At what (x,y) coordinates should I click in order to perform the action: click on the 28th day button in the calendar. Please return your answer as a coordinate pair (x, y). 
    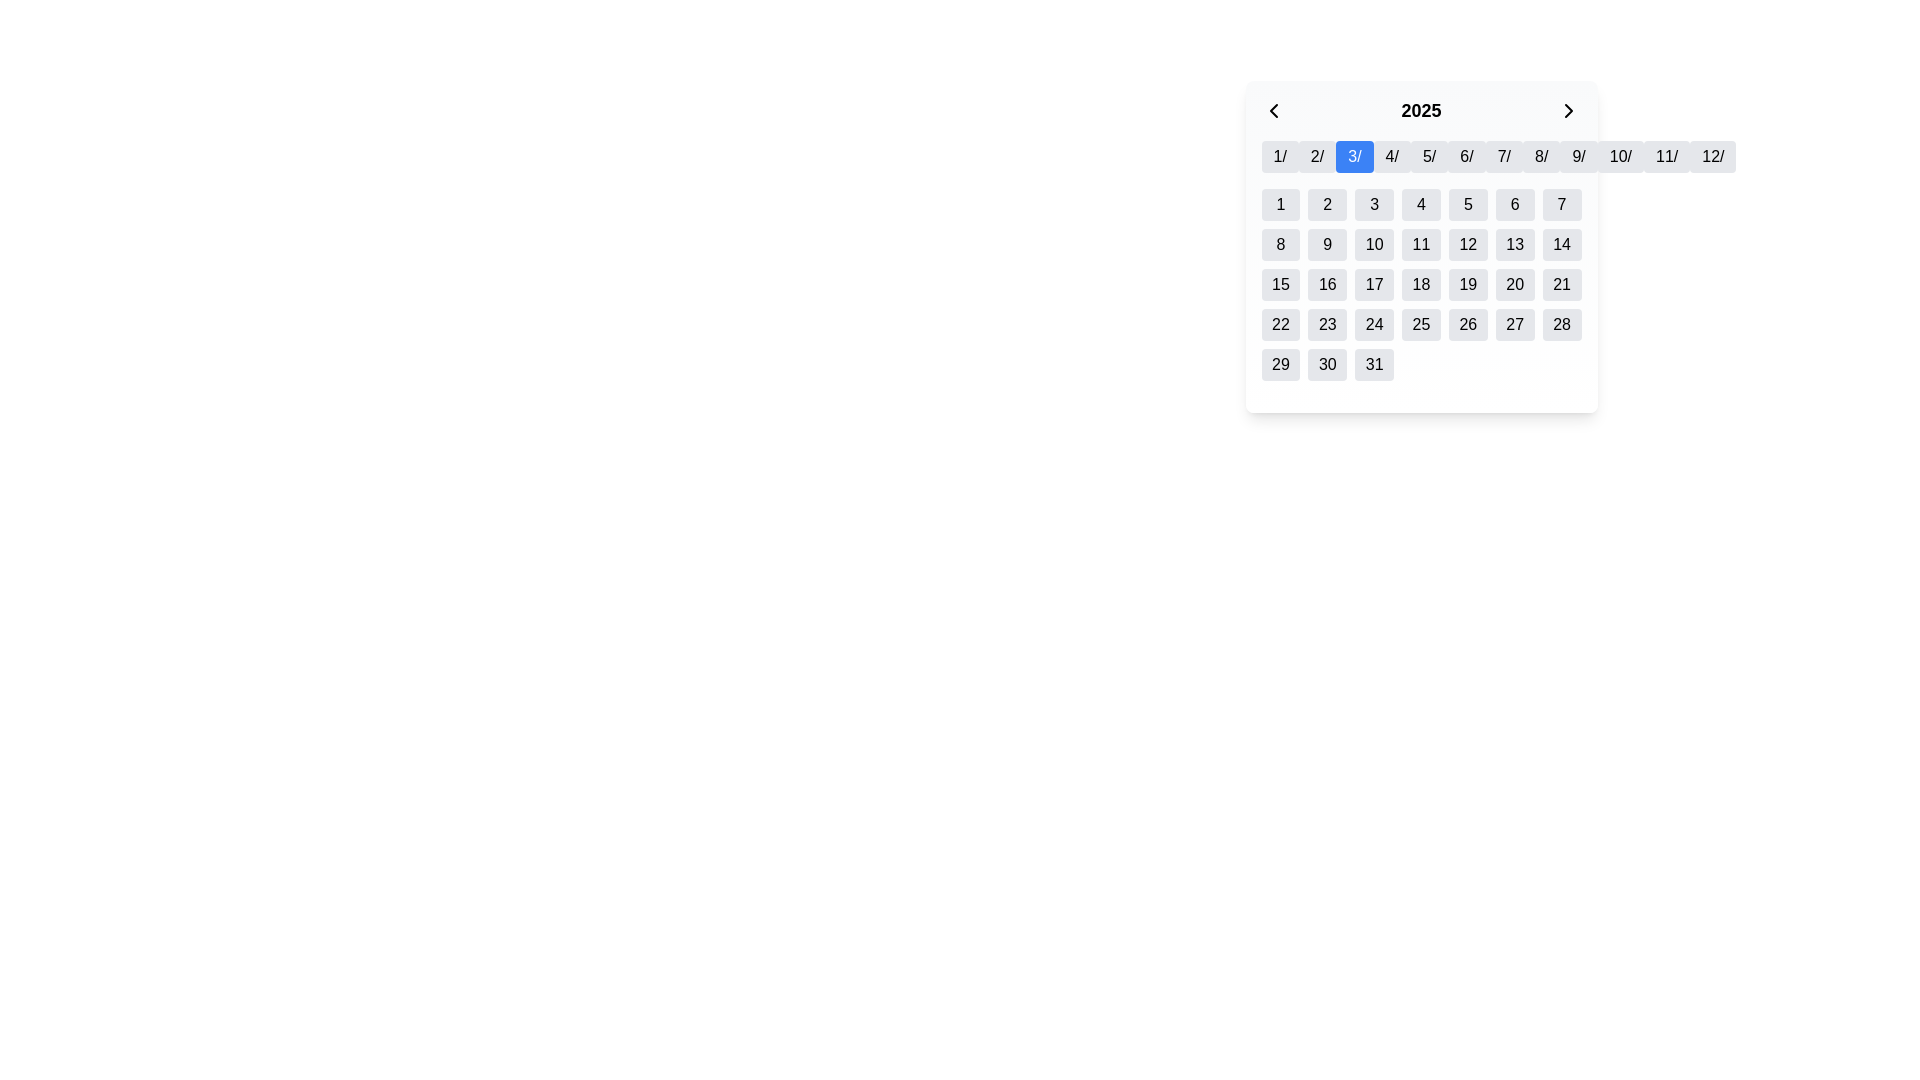
    Looking at the image, I should click on (1561, 323).